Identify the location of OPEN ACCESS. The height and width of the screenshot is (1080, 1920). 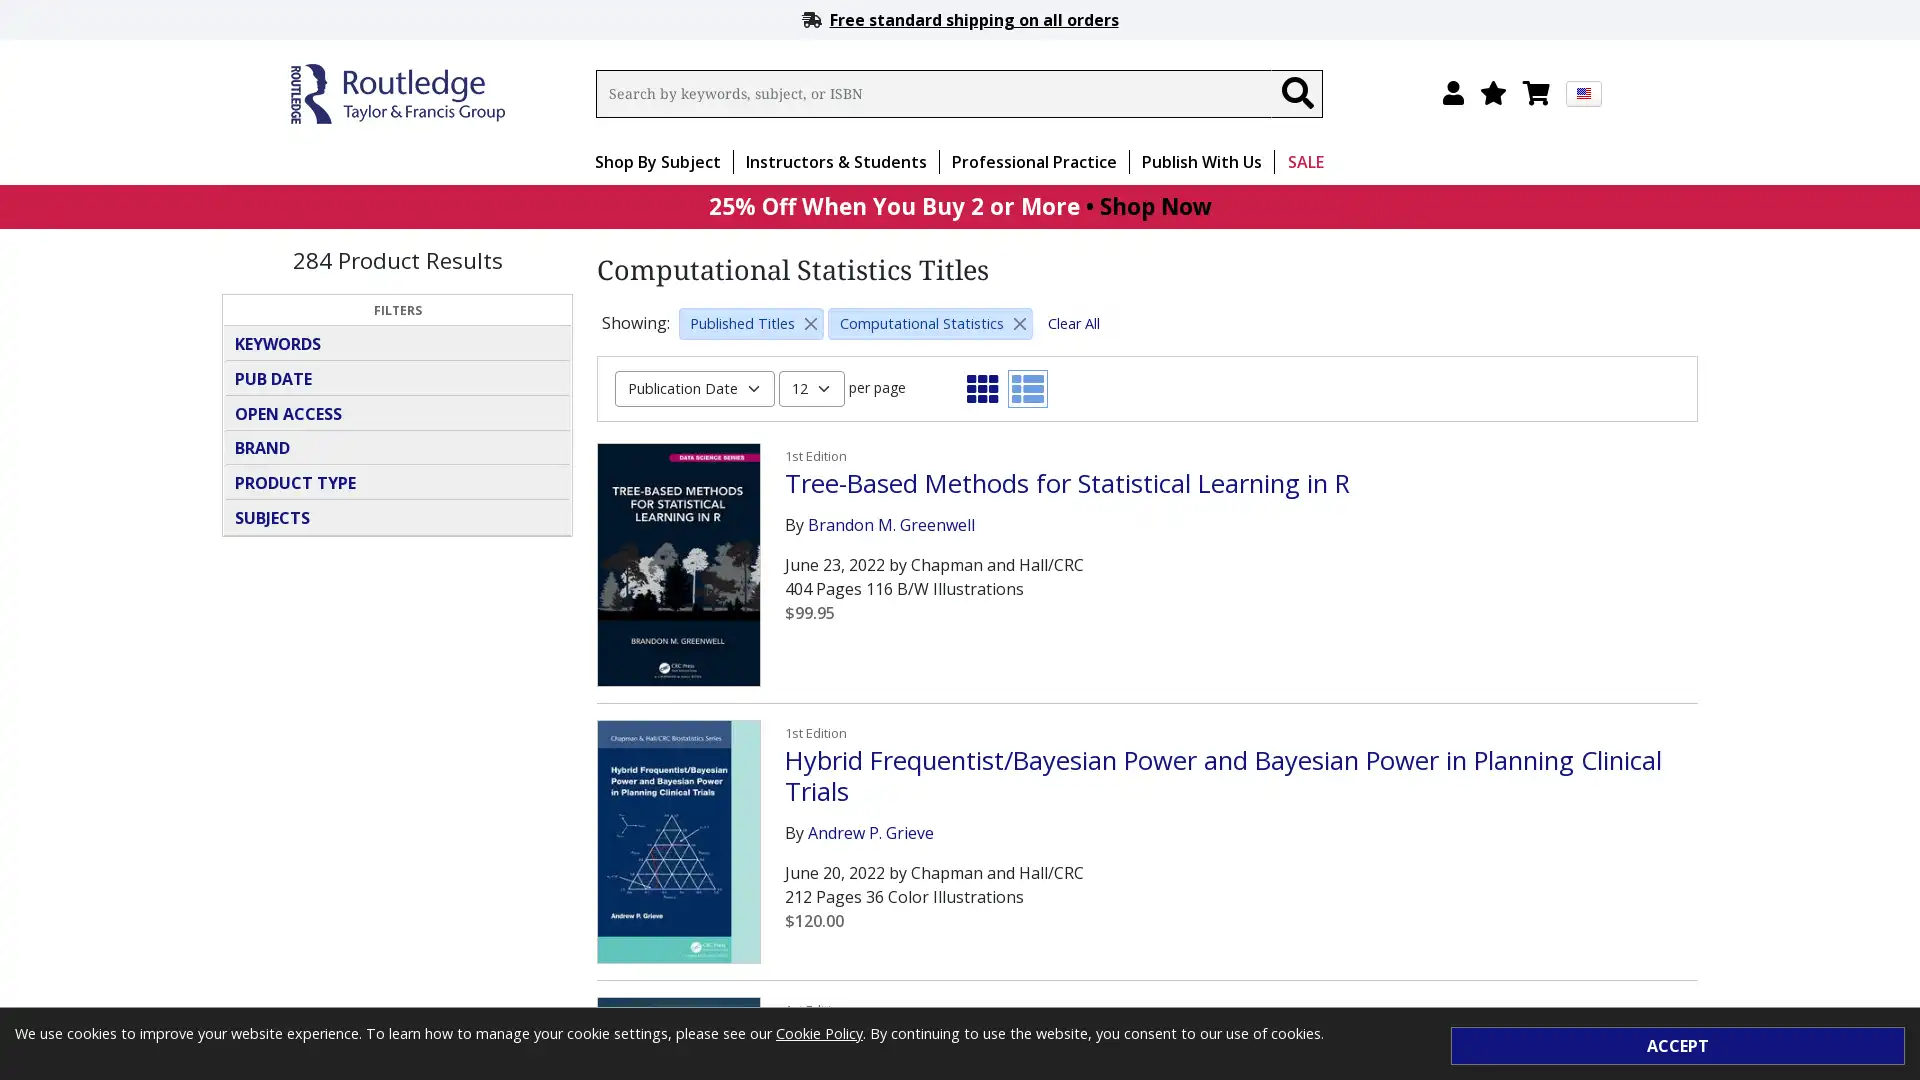
(397, 411).